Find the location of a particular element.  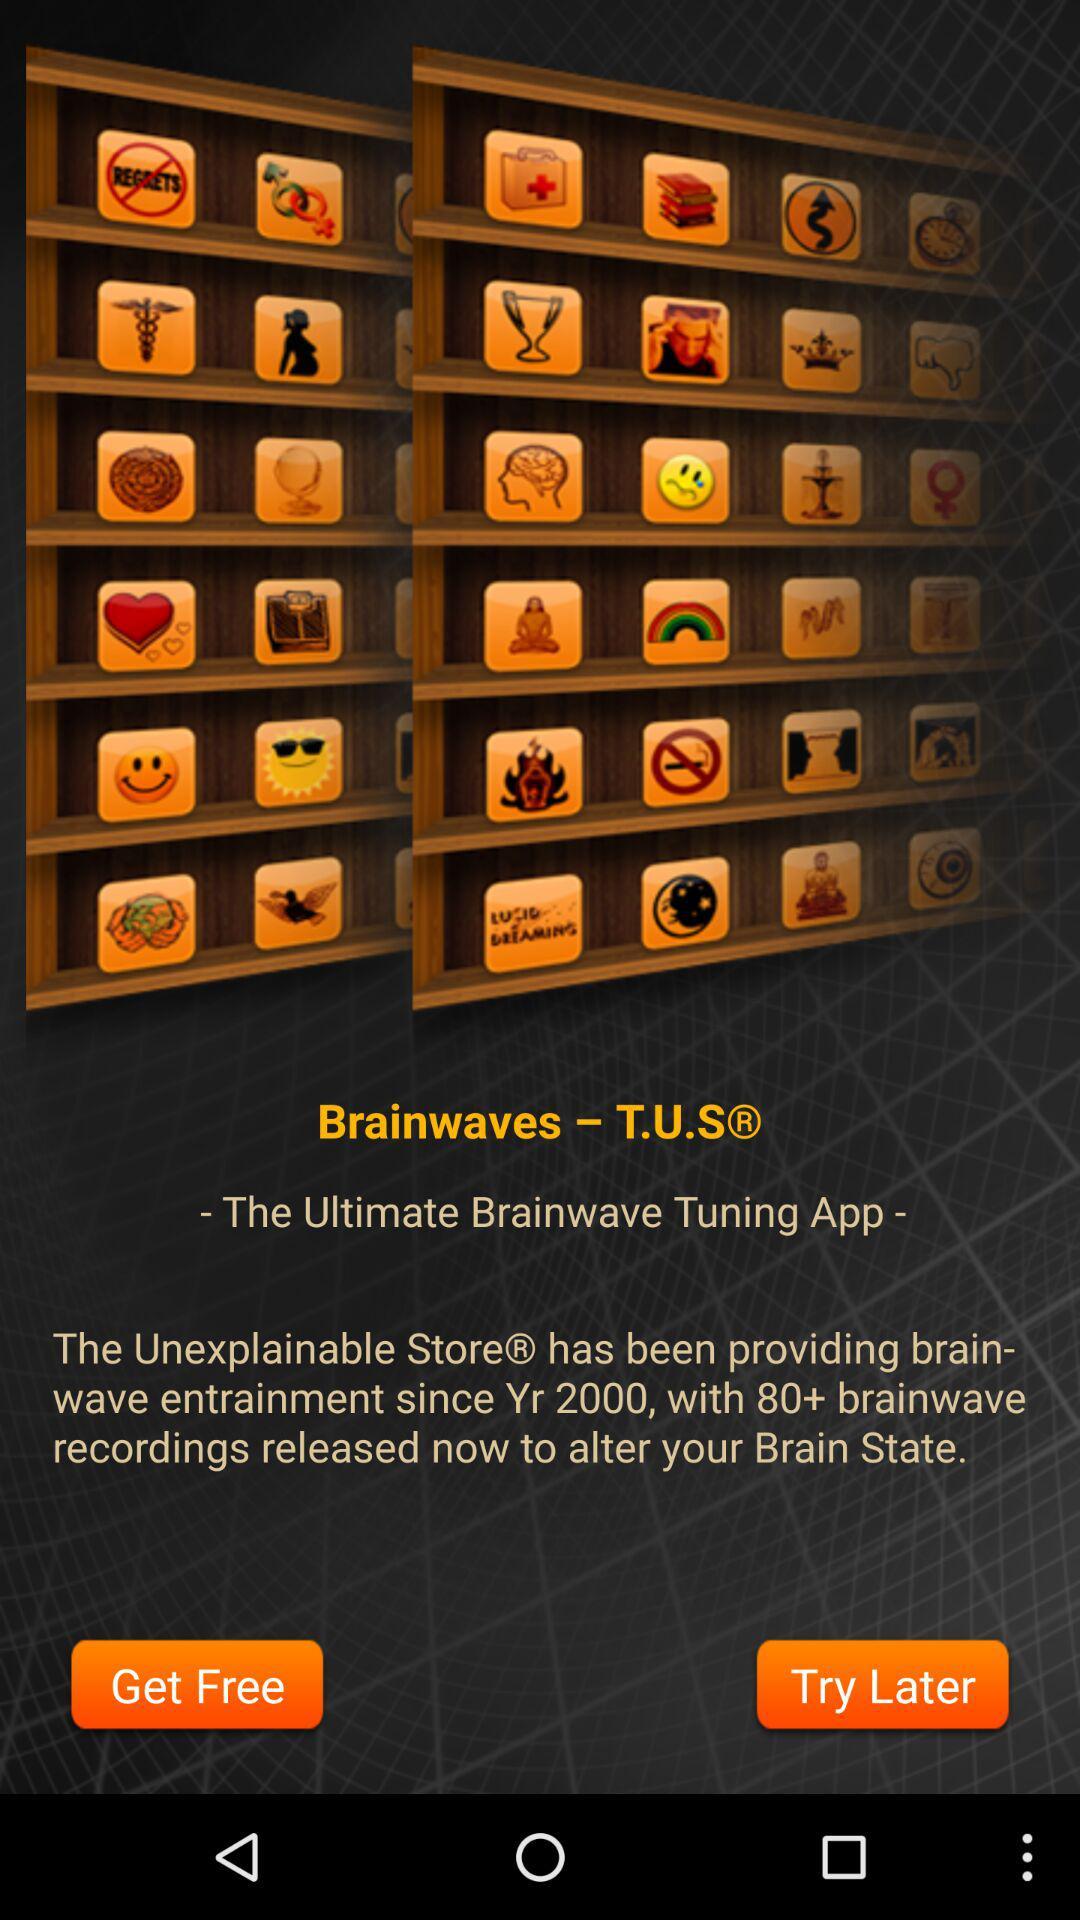

button to the right of the get free button is located at coordinates (881, 1688).